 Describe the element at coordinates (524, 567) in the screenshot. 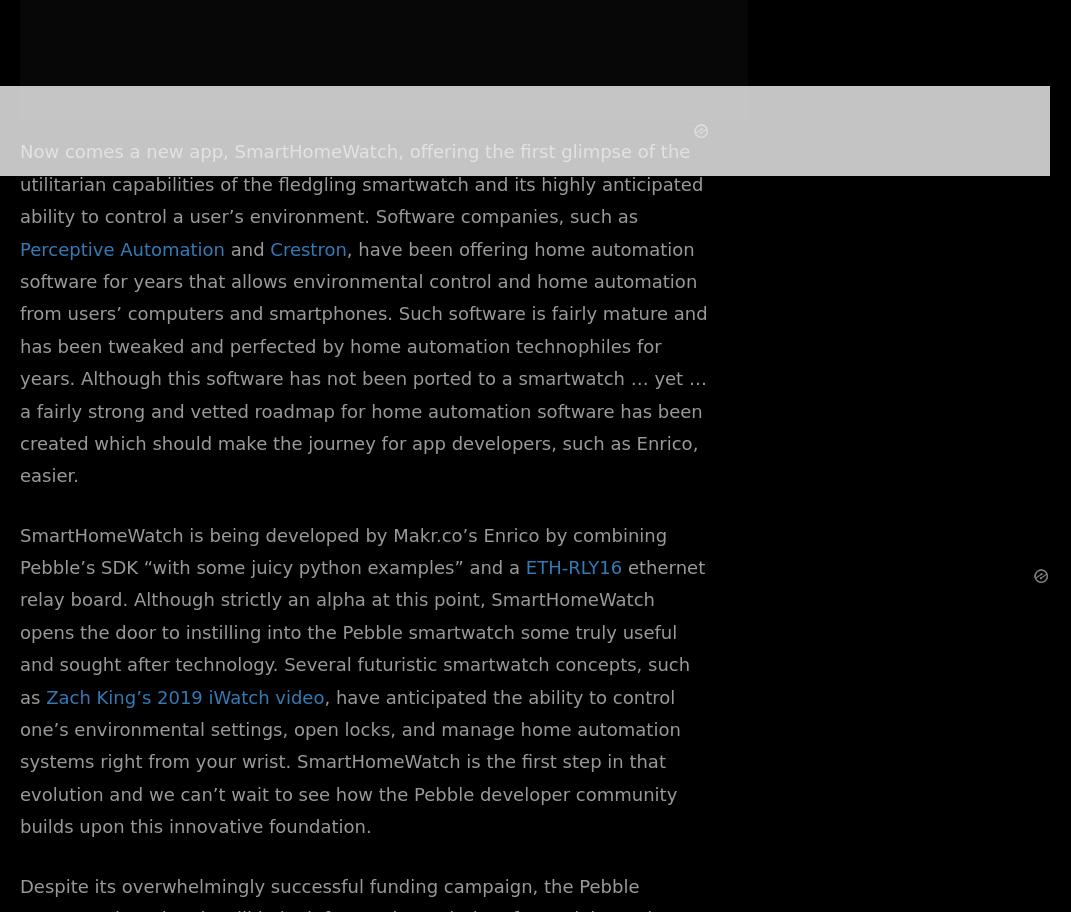

I see `'ETH-RLY16'` at that location.